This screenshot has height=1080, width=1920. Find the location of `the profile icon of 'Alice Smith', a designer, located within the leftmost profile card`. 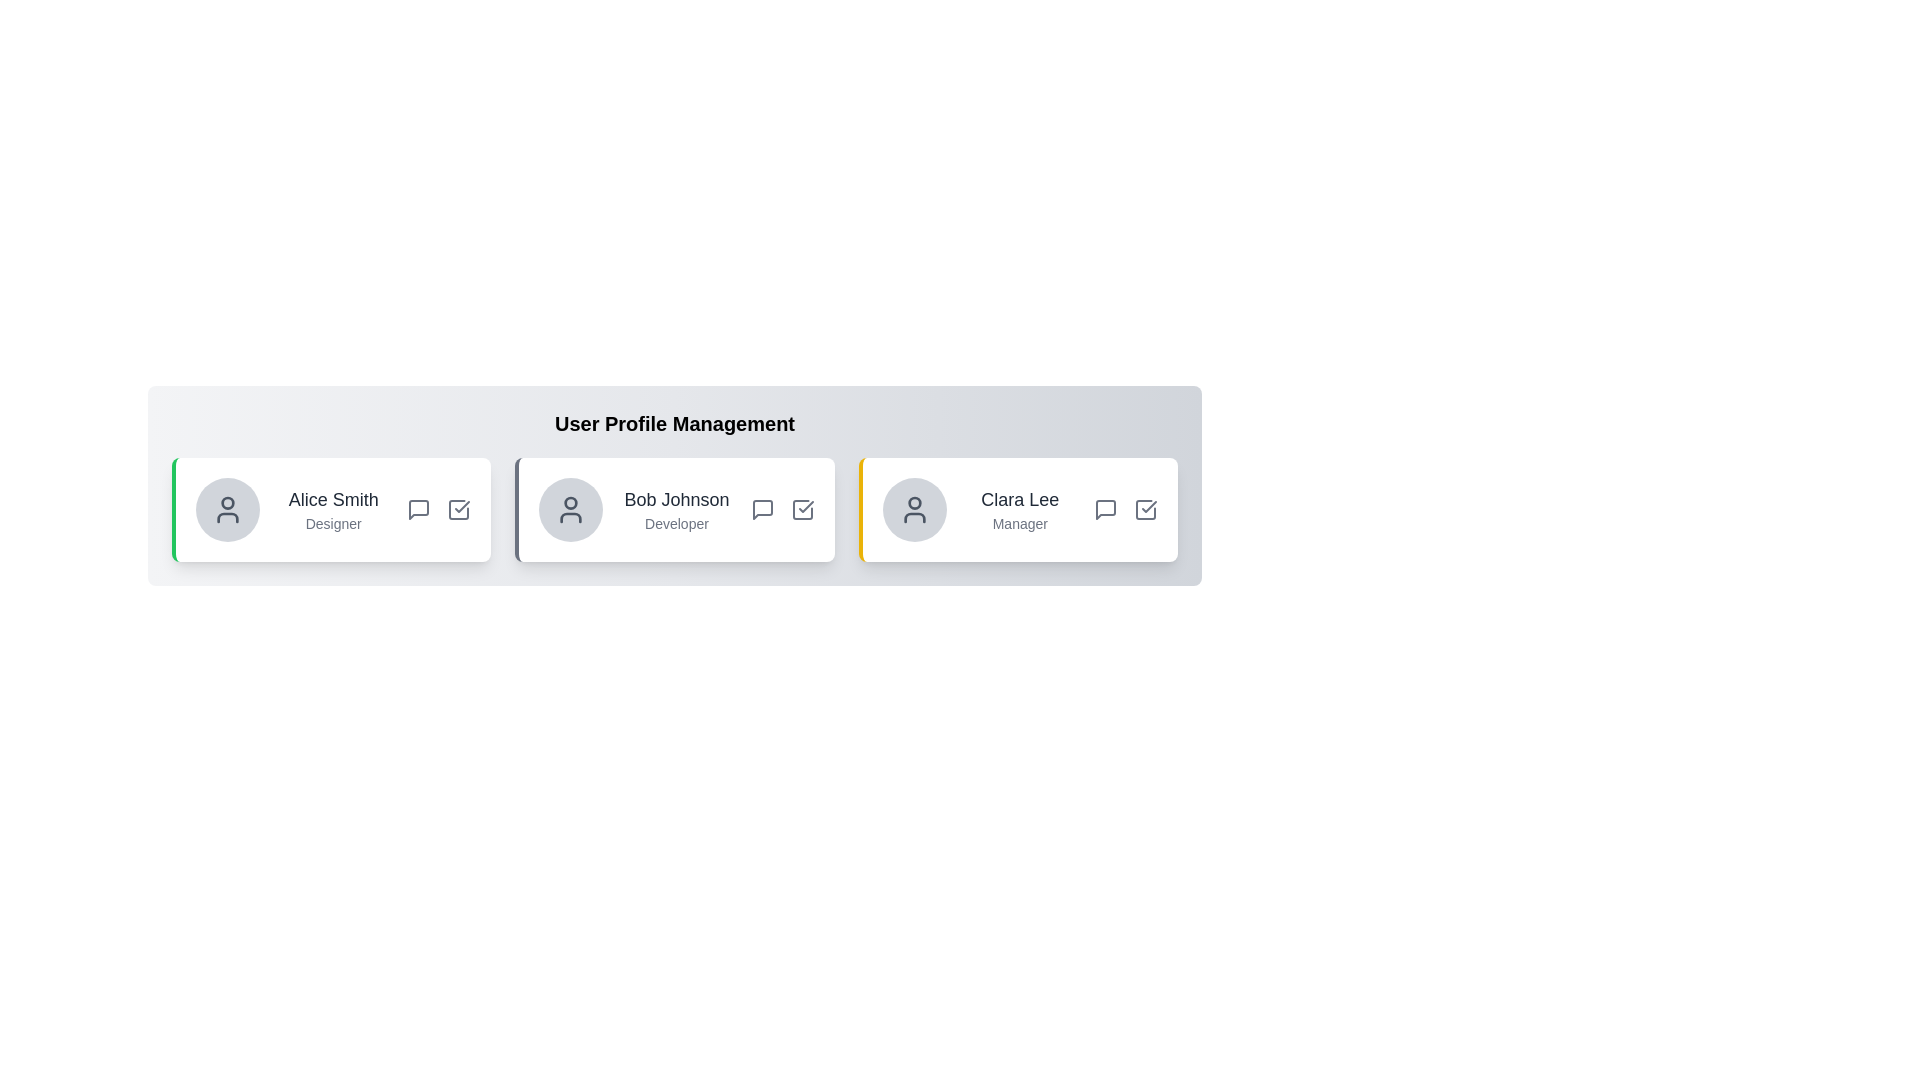

the profile icon of 'Alice Smith', a designer, located within the leftmost profile card is located at coordinates (227, 508).